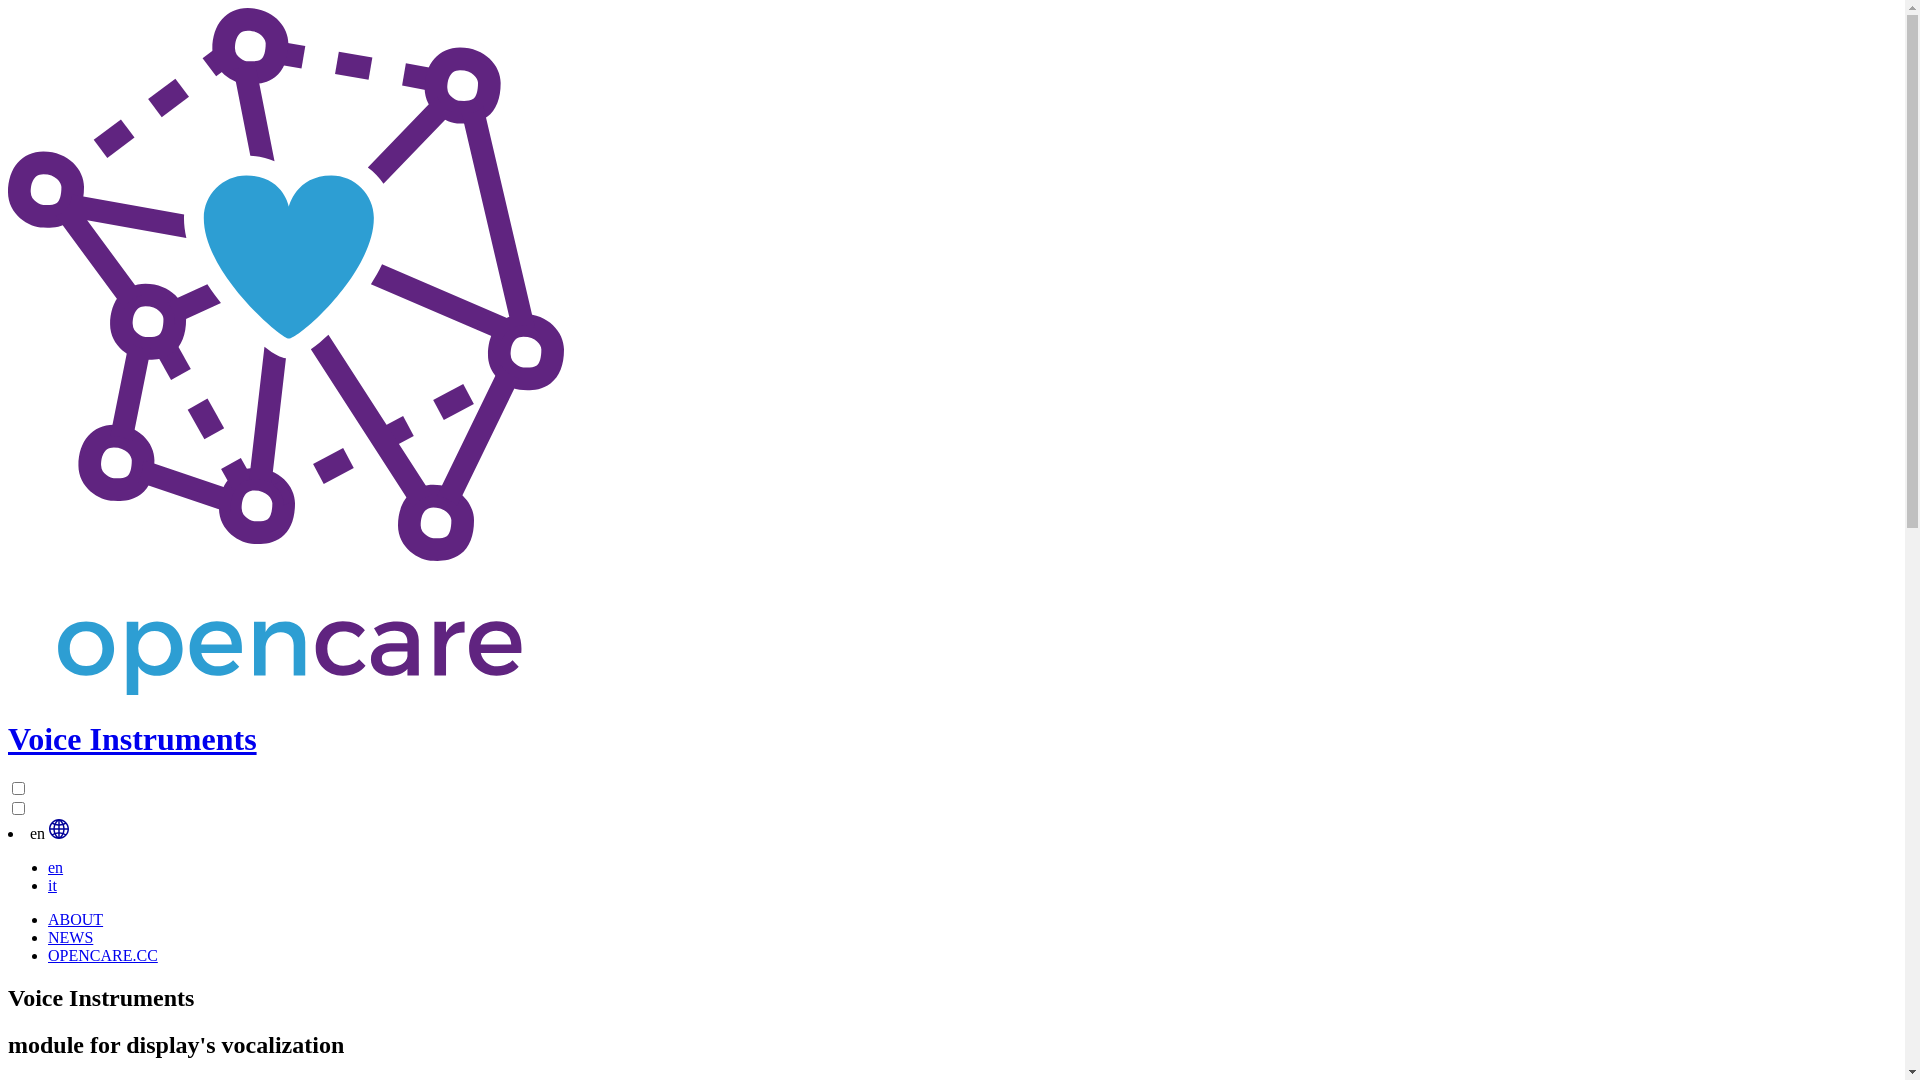 This screenshot has height=1080, width=1920. What do you see at coordinates (101, 954) in the screenshot?
I see `'OPENCARE.CC'` at bounding box center [101, 954].